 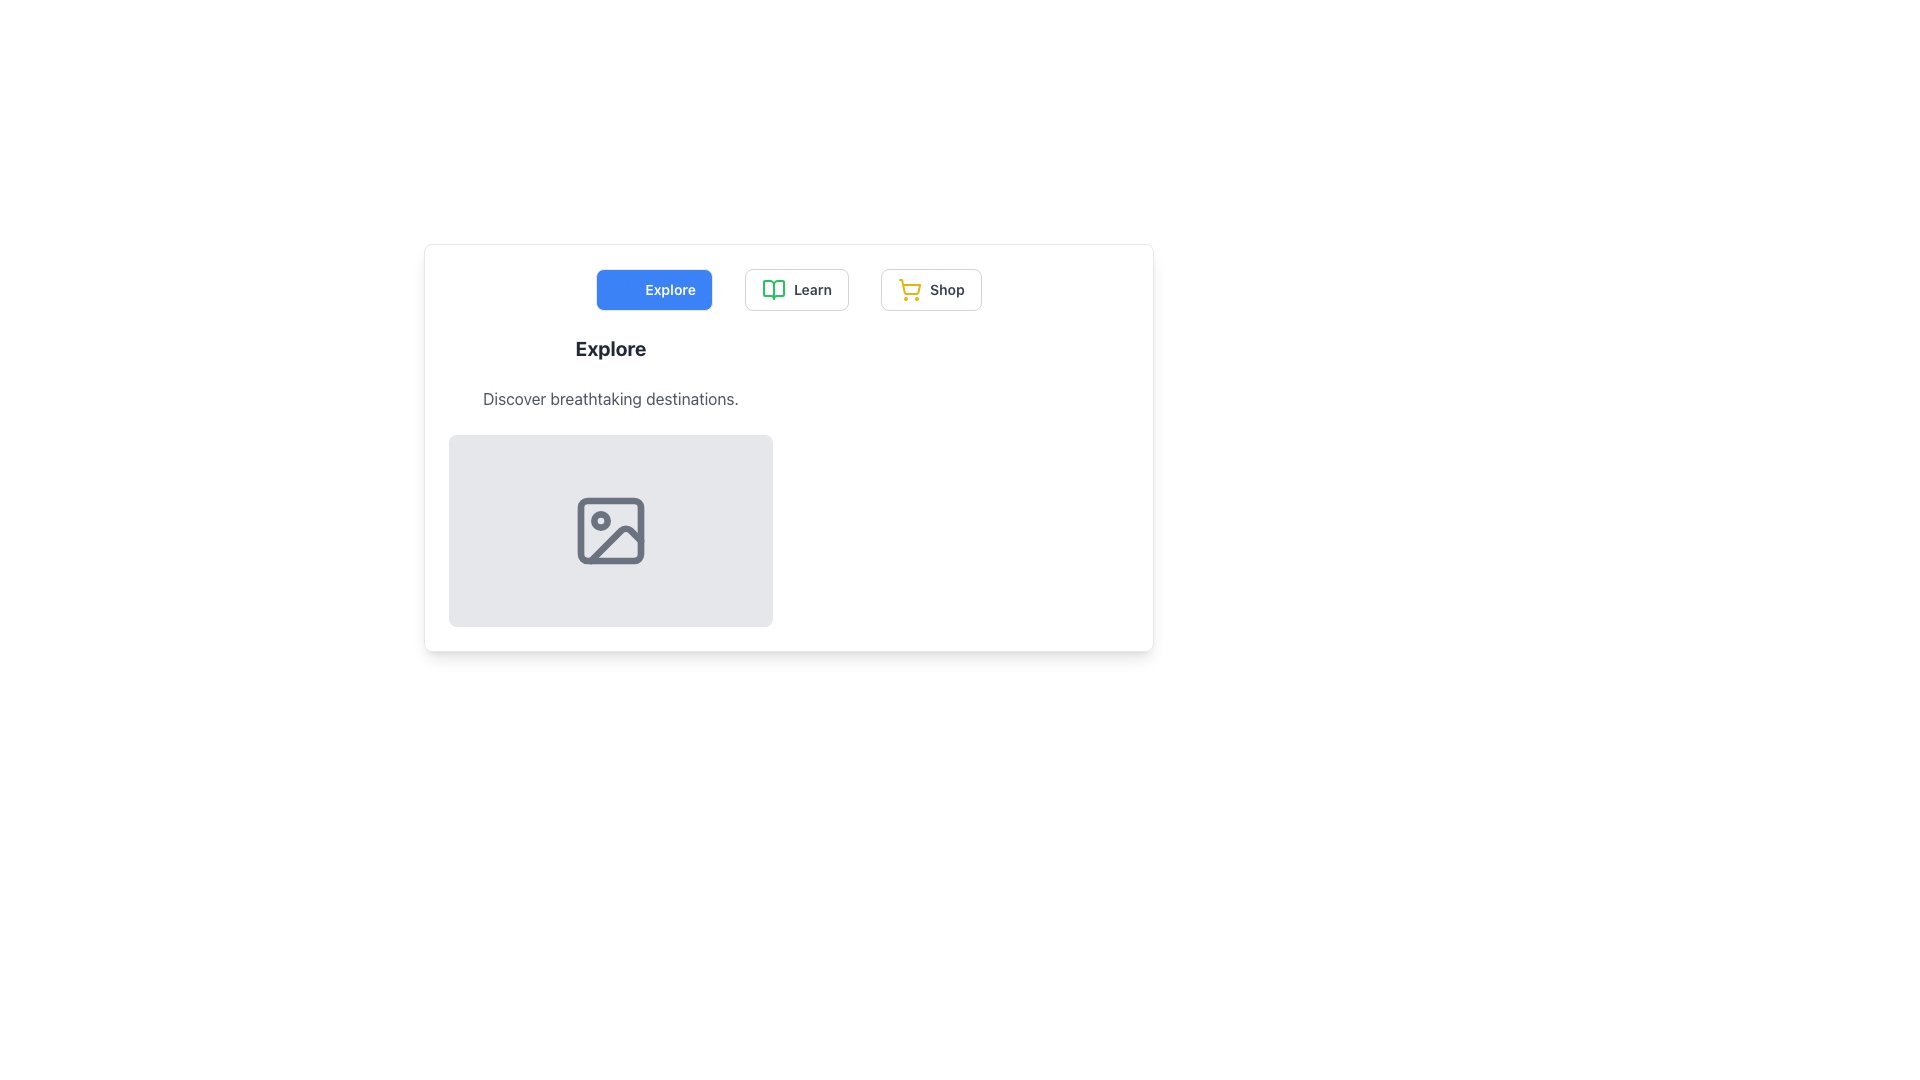 What do you see at coordinates (908, 289) in the screenshot?
I see `the yellow shopping cart icon with a minimalist design, located in the 'Shop' button group on the right-most side of the navigation bar` at bounding box center [908, 289].